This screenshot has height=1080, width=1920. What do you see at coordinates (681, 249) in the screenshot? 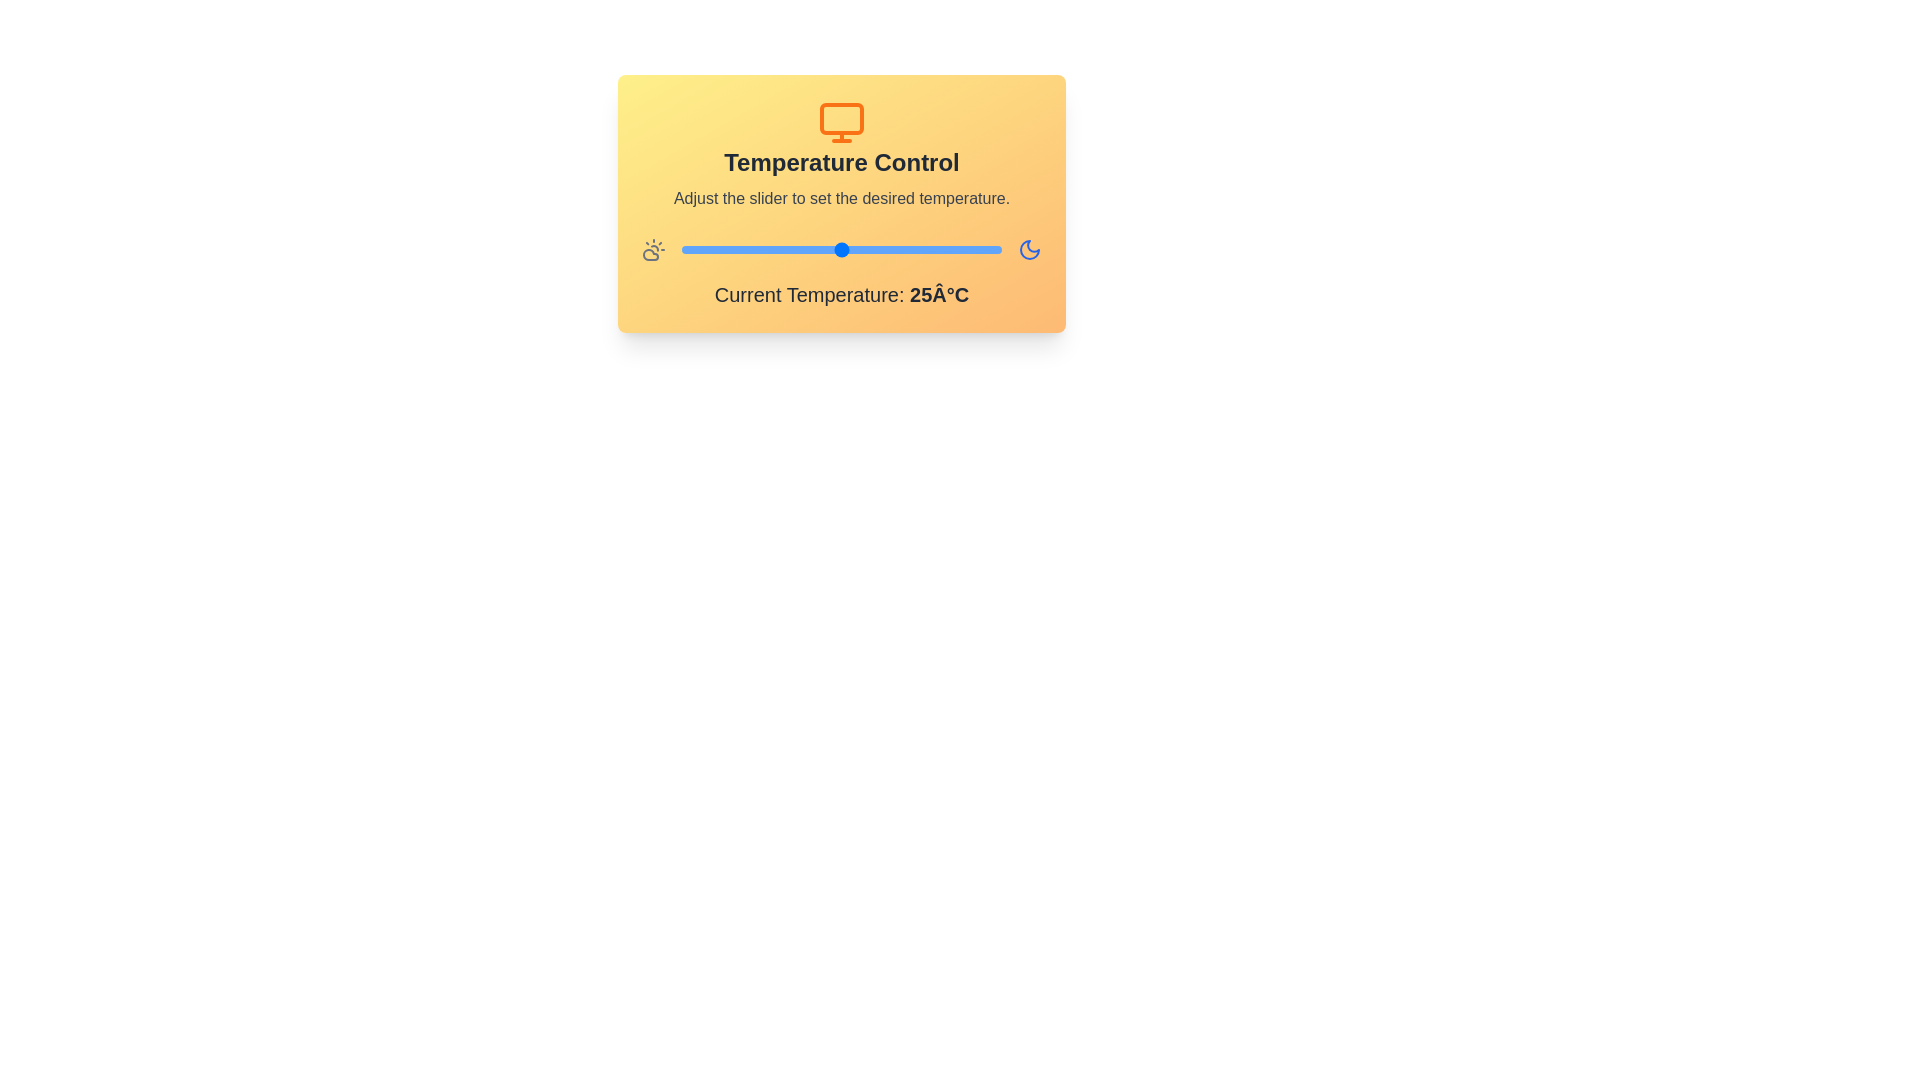
I see `the temperature slider to 10°C` at bounding box center [681, 249].